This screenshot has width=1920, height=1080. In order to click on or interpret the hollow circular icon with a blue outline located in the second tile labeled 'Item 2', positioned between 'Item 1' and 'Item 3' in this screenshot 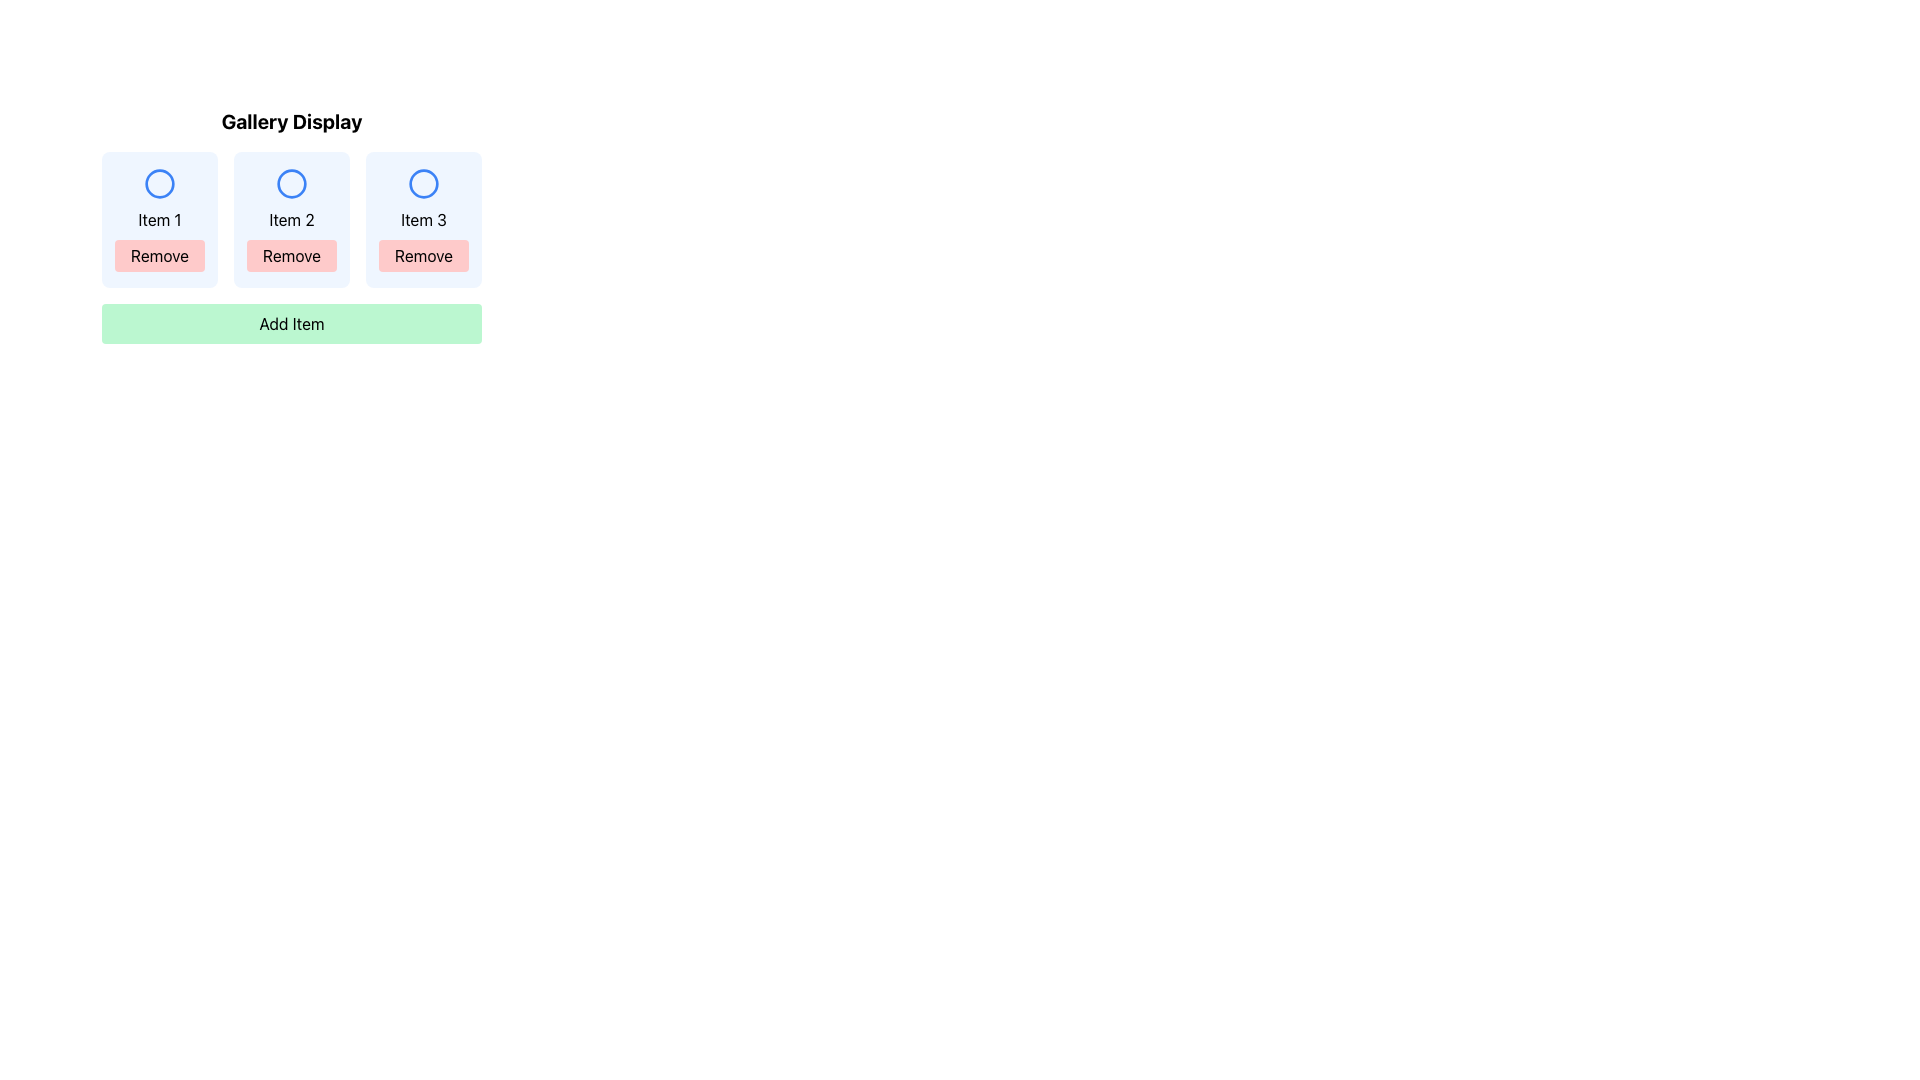, I will do `click(291, 184)`.